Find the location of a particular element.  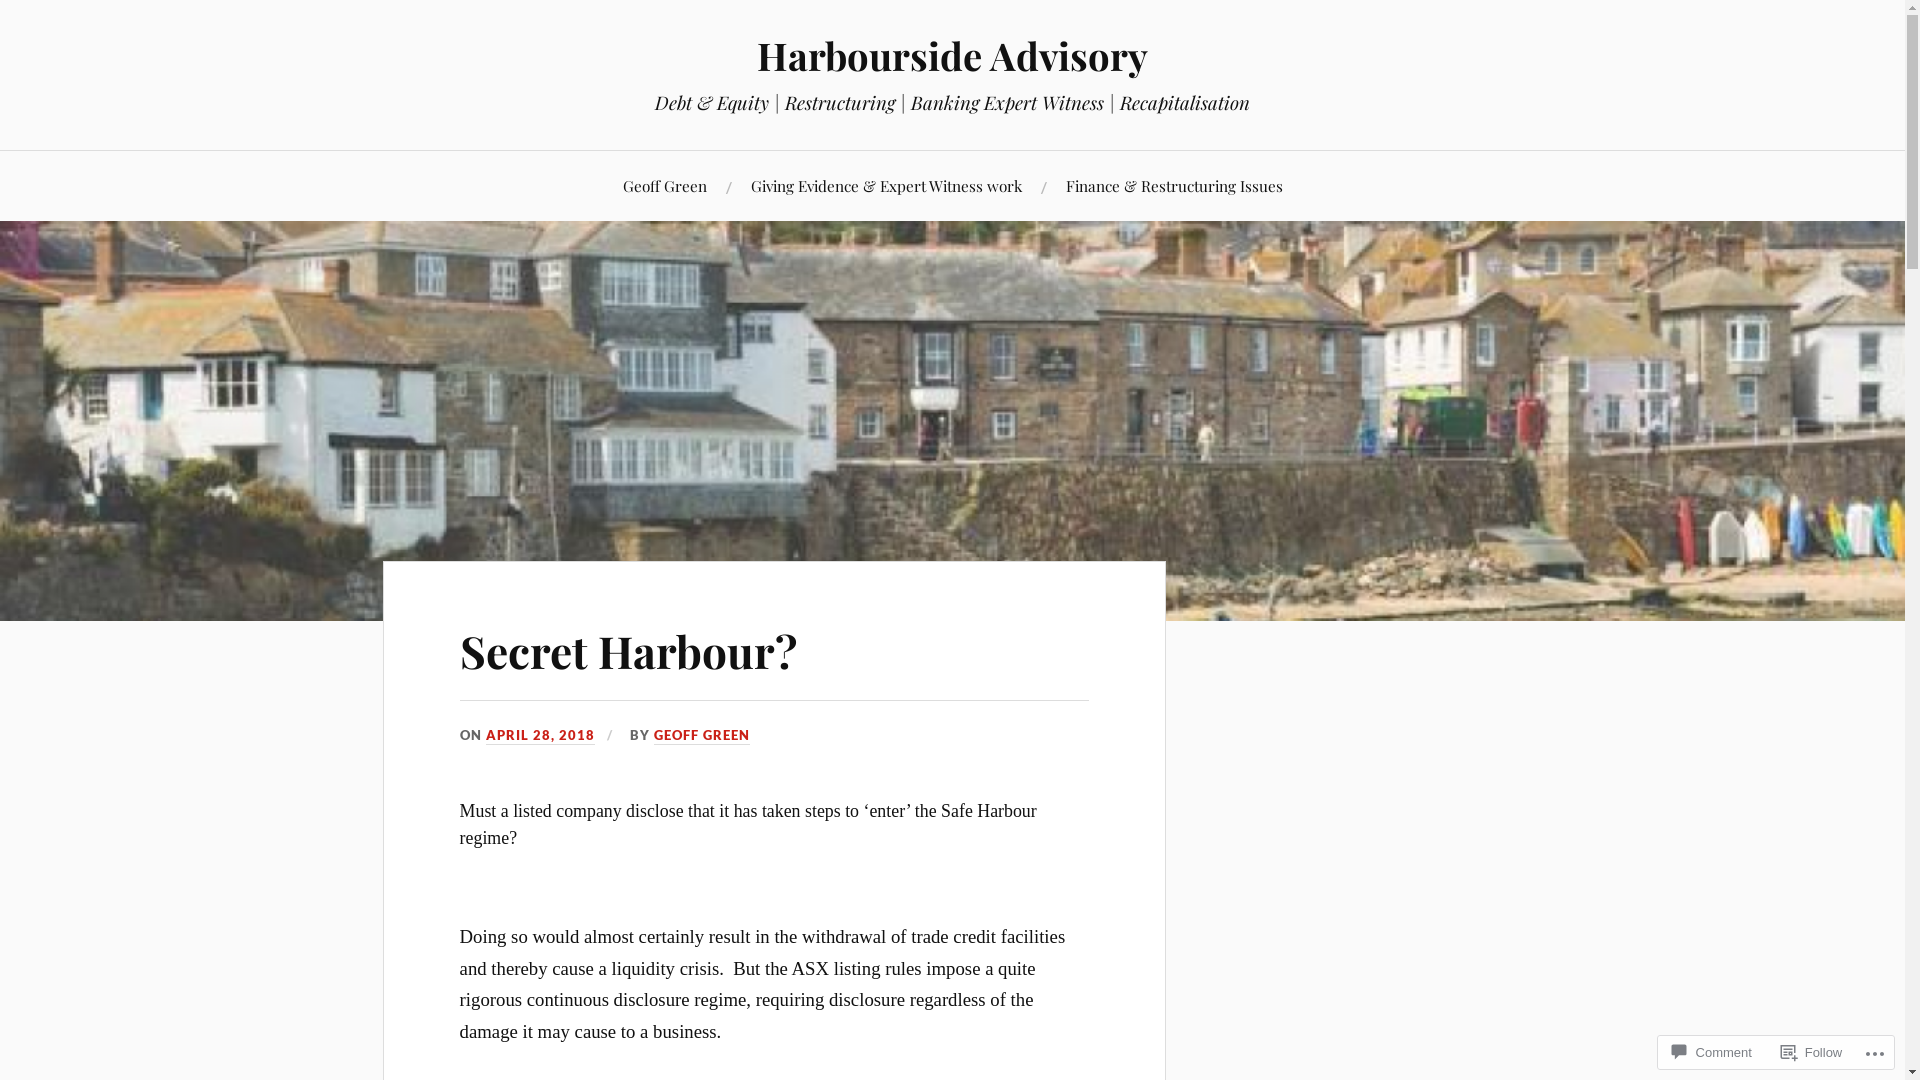

'APRIL 28, 2018' is located at coordinates (540, 736).